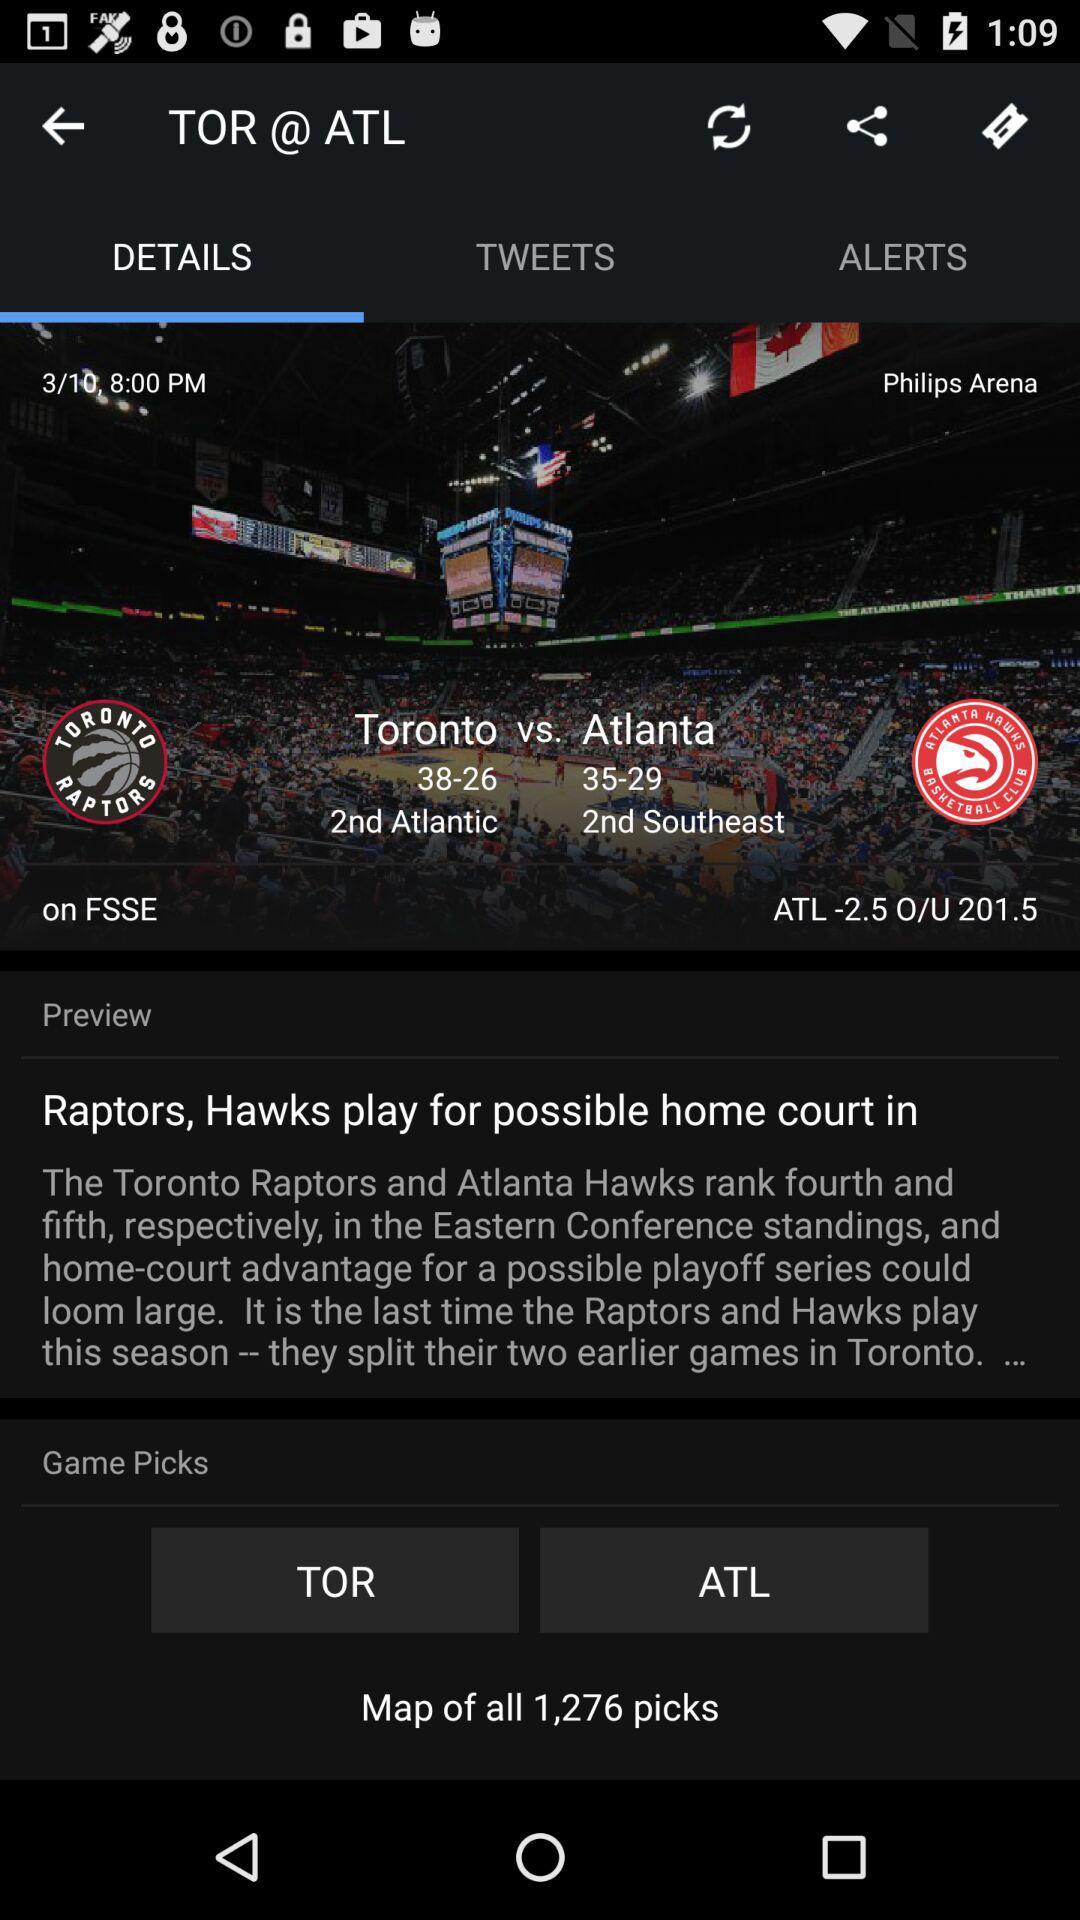  I want to click on get tickets, so click(1005, 124).